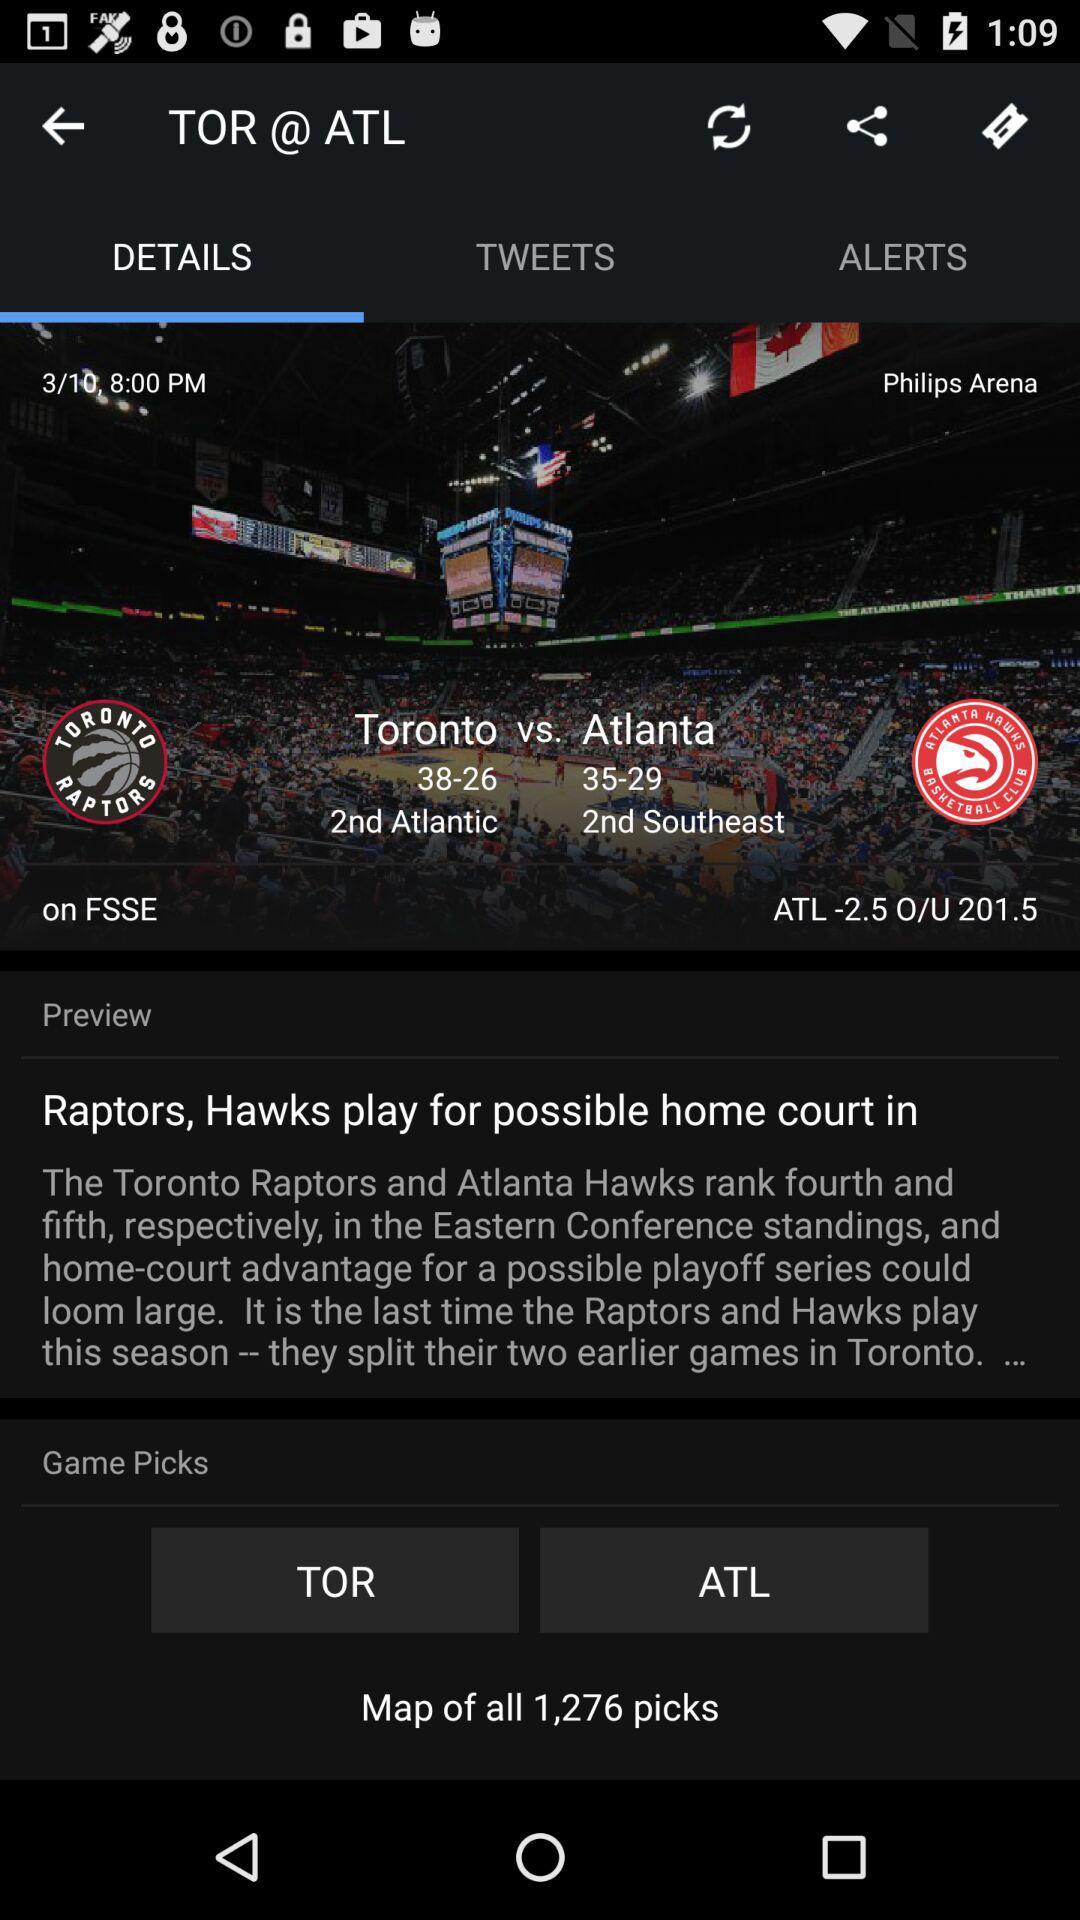  I want to click on get tickets, so click(1005, 124).